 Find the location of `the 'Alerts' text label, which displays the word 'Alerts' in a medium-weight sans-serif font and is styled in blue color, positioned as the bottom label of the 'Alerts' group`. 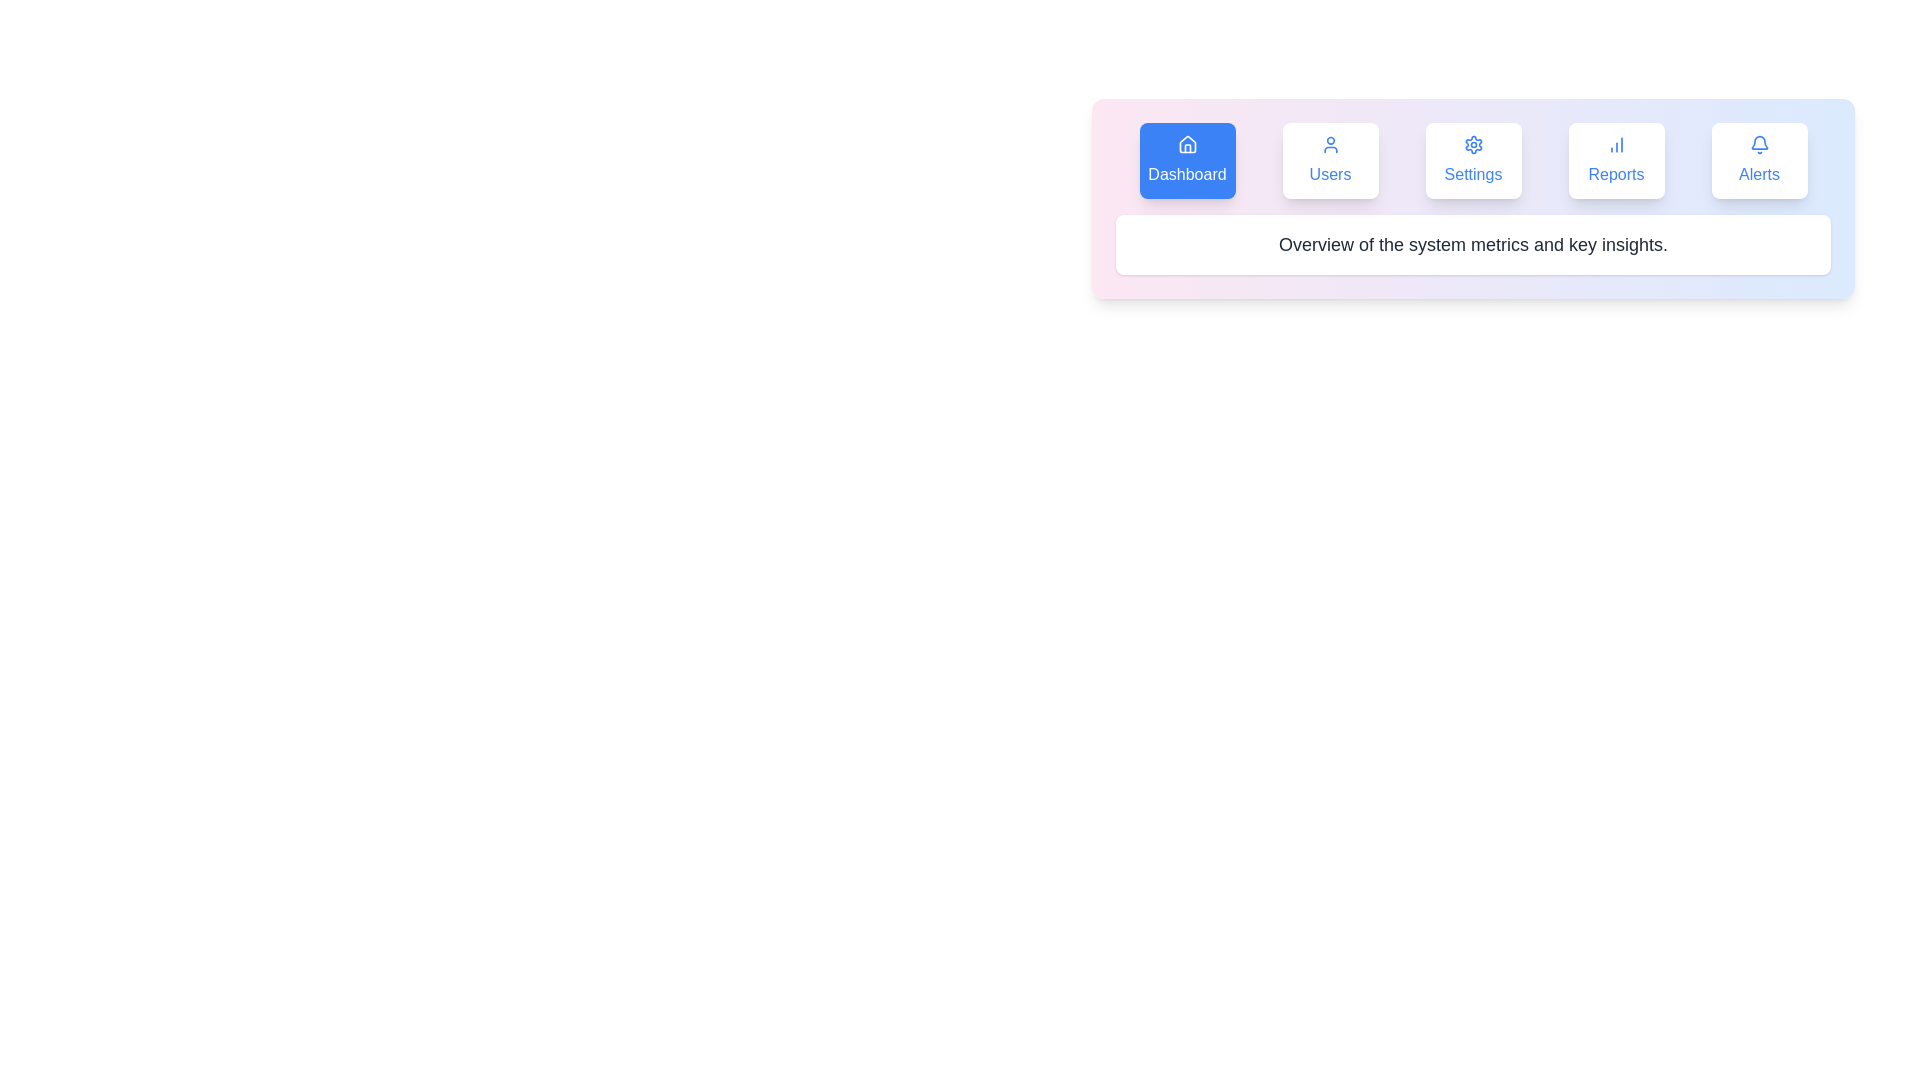

the 'Alerts' text label, which displays the word 'Alerts' in a medium-weight sans-serif font and is styled in blue color, positioned as the bottom label of the 'Alerts' group is located at coordinates (1758, 173).